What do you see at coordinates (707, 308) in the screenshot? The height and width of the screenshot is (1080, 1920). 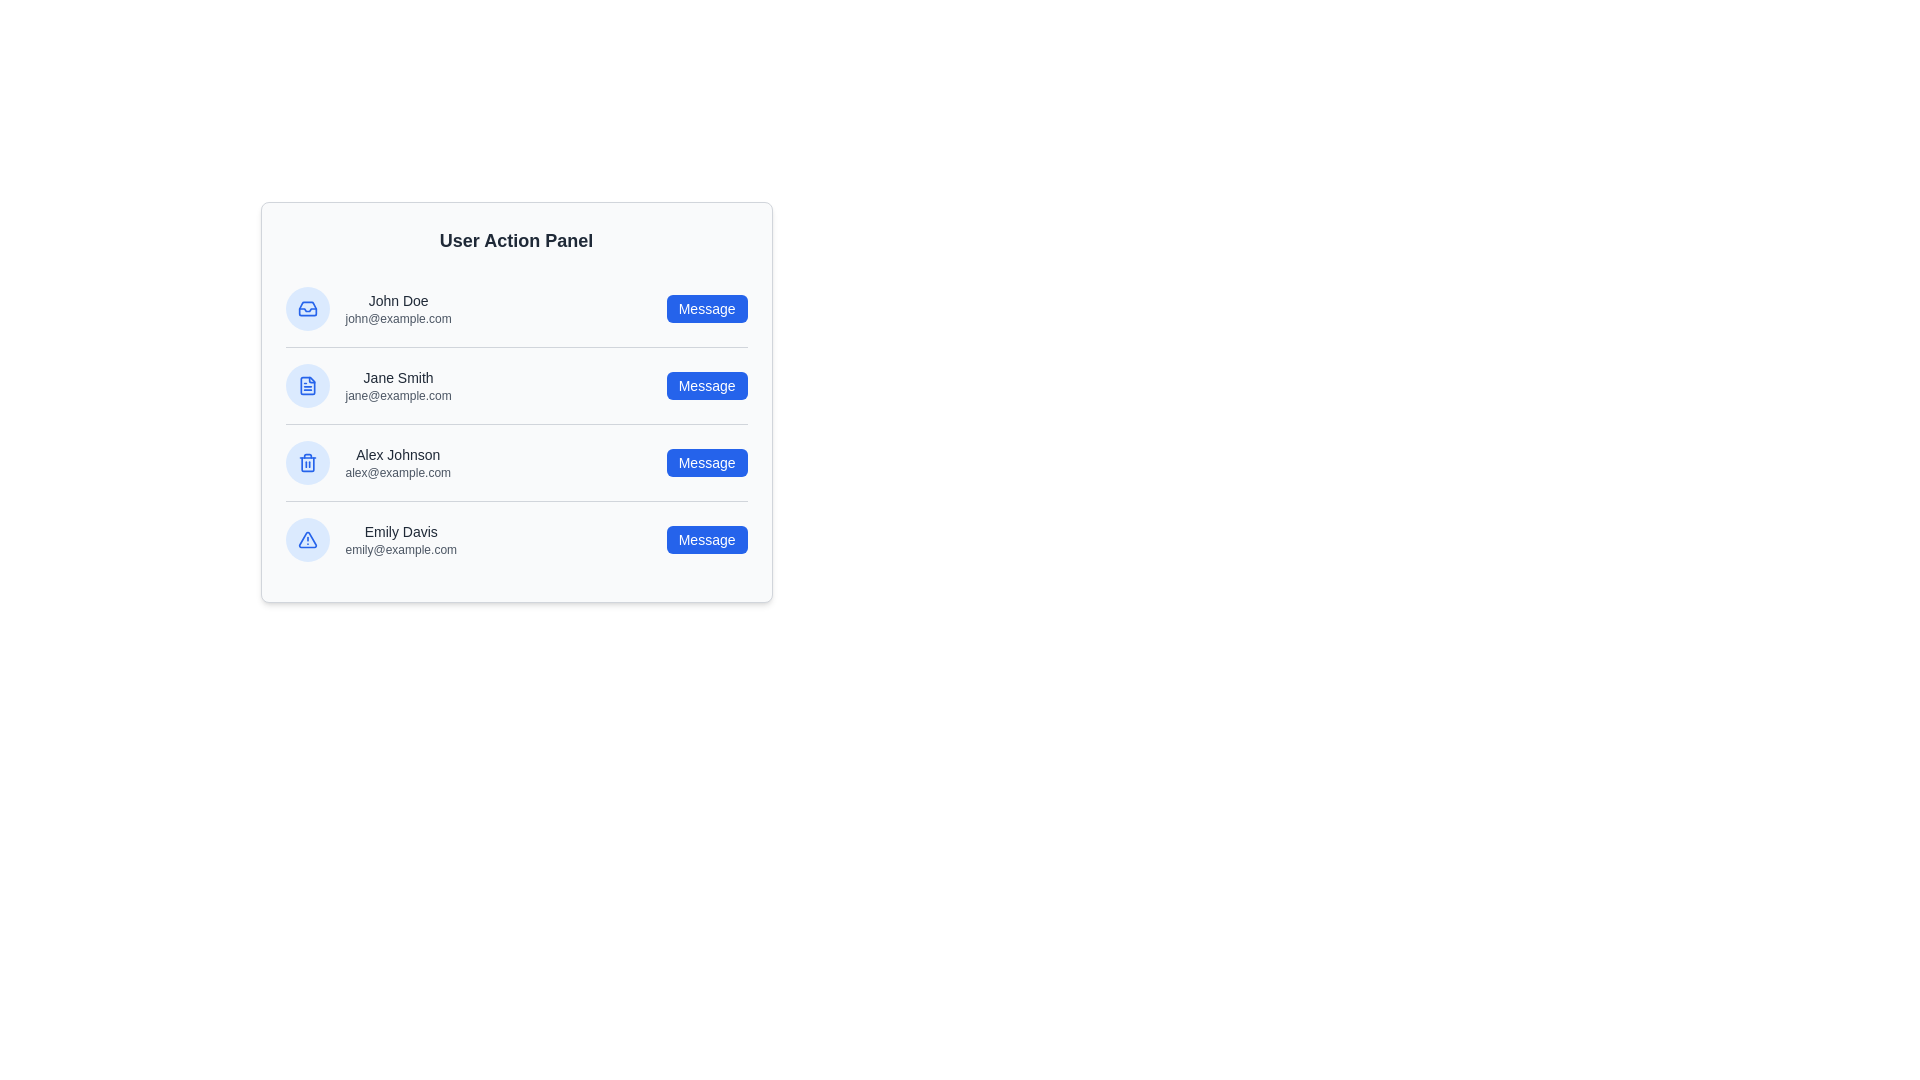 I see `'Message' button for the user identified by John Doe` at bounding box center [707, 308].